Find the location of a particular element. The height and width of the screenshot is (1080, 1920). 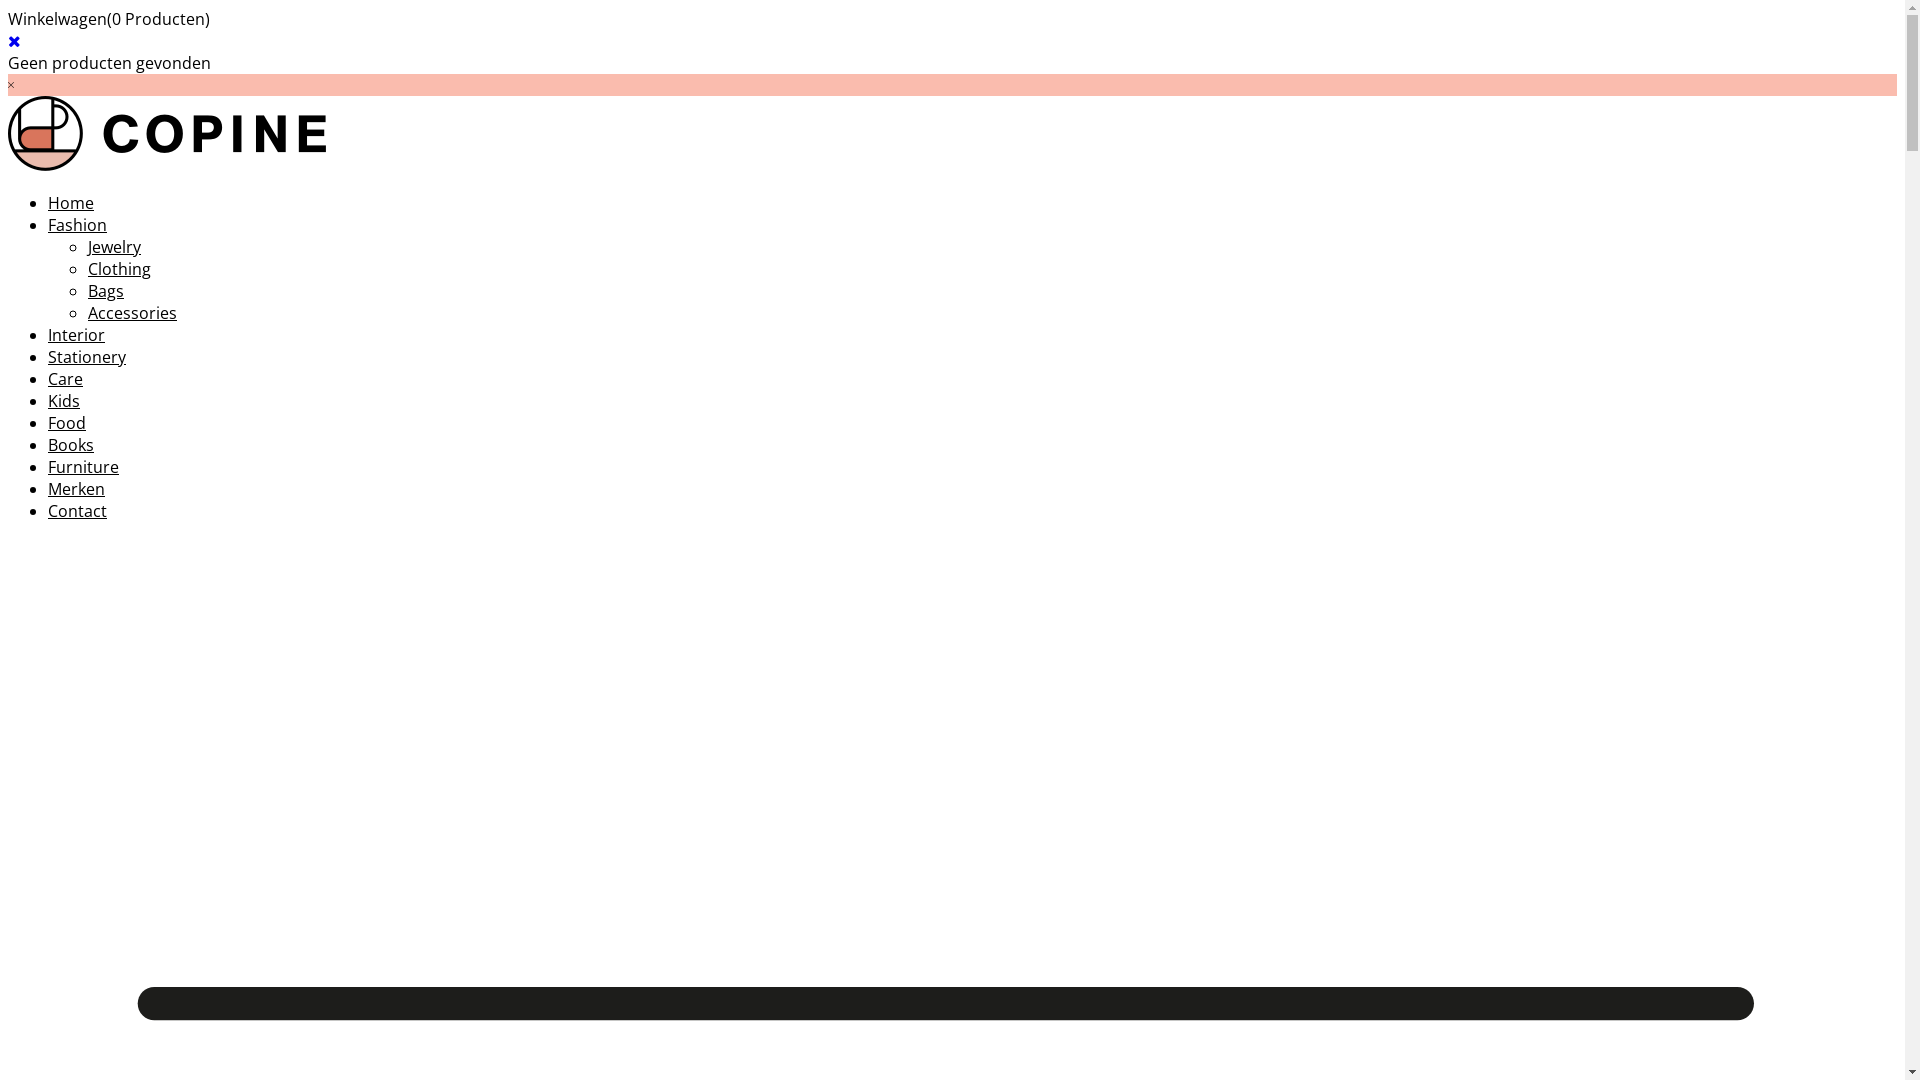

'Jewelry' is located at coordinates (113, 245).